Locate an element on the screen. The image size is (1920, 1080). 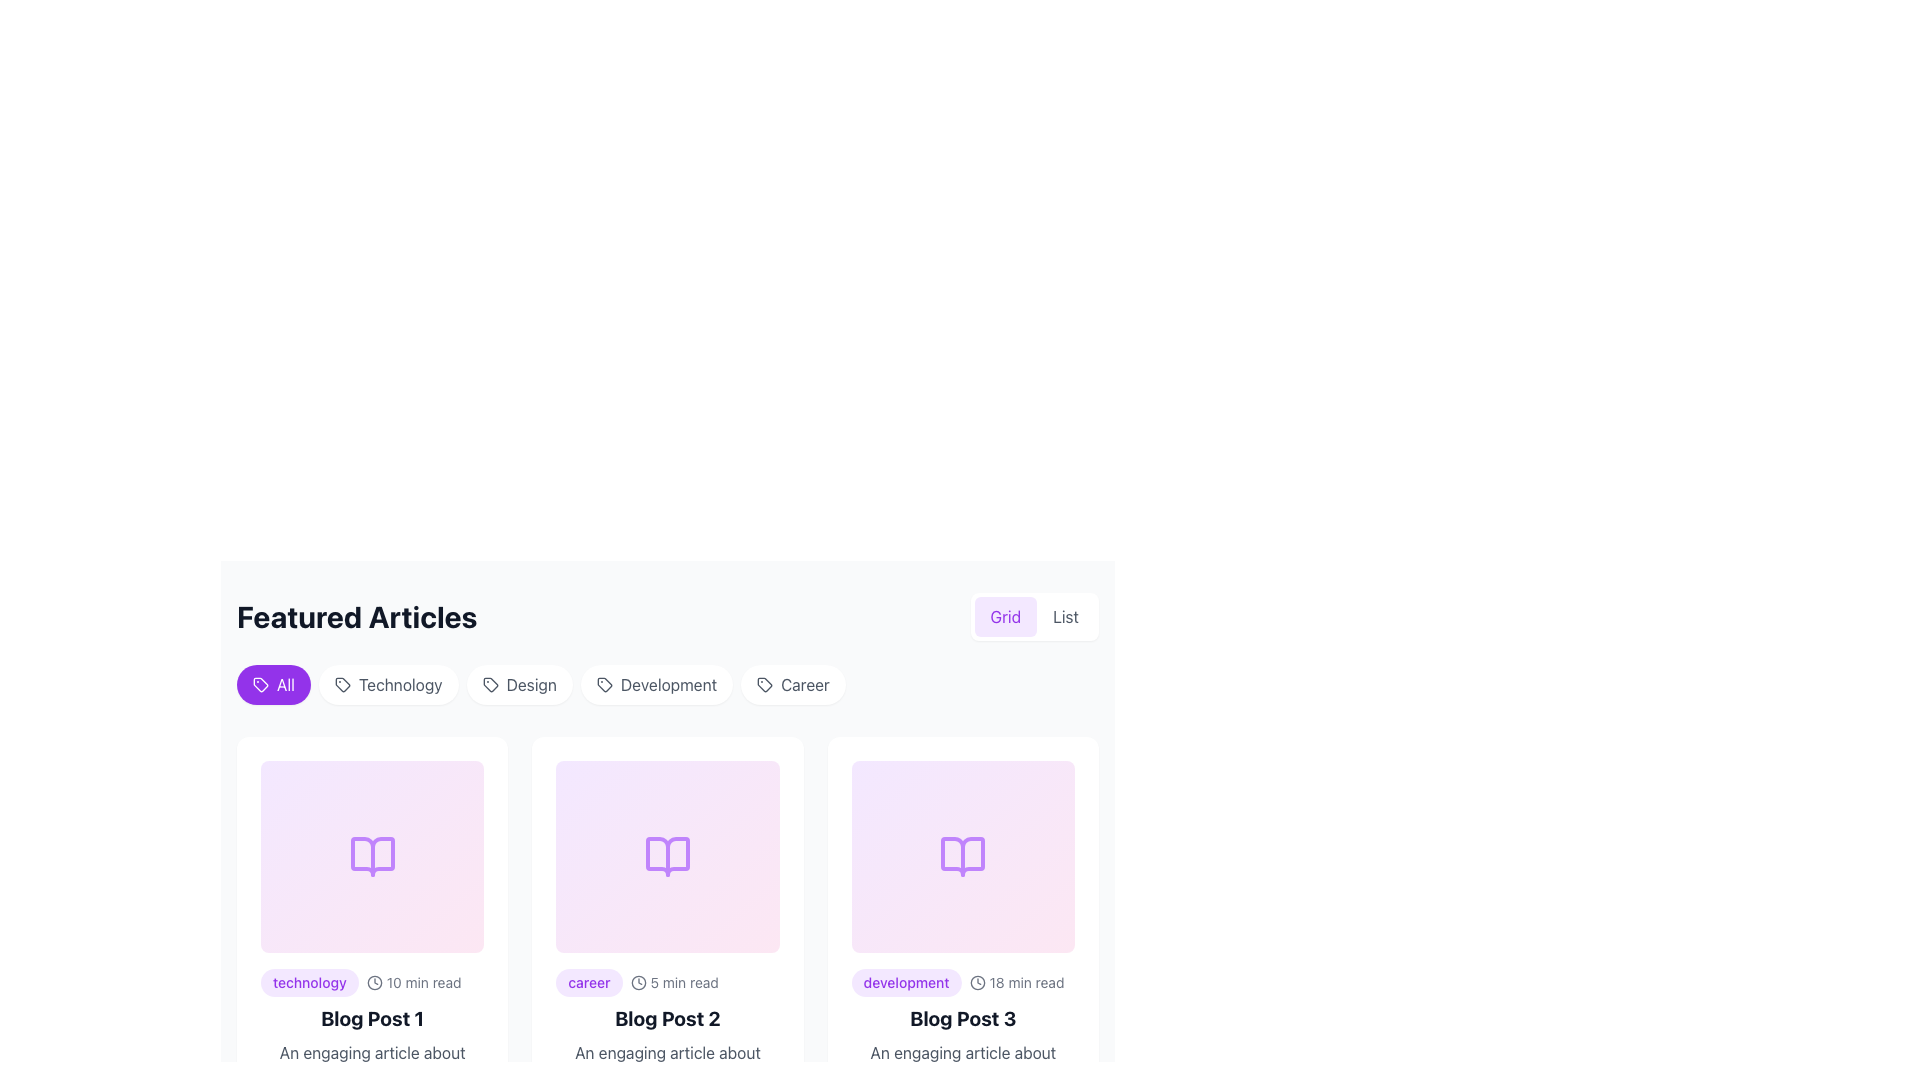
the tag icon located inside the 'All' button, which is part of the button group is located at coordinates (259, 684).